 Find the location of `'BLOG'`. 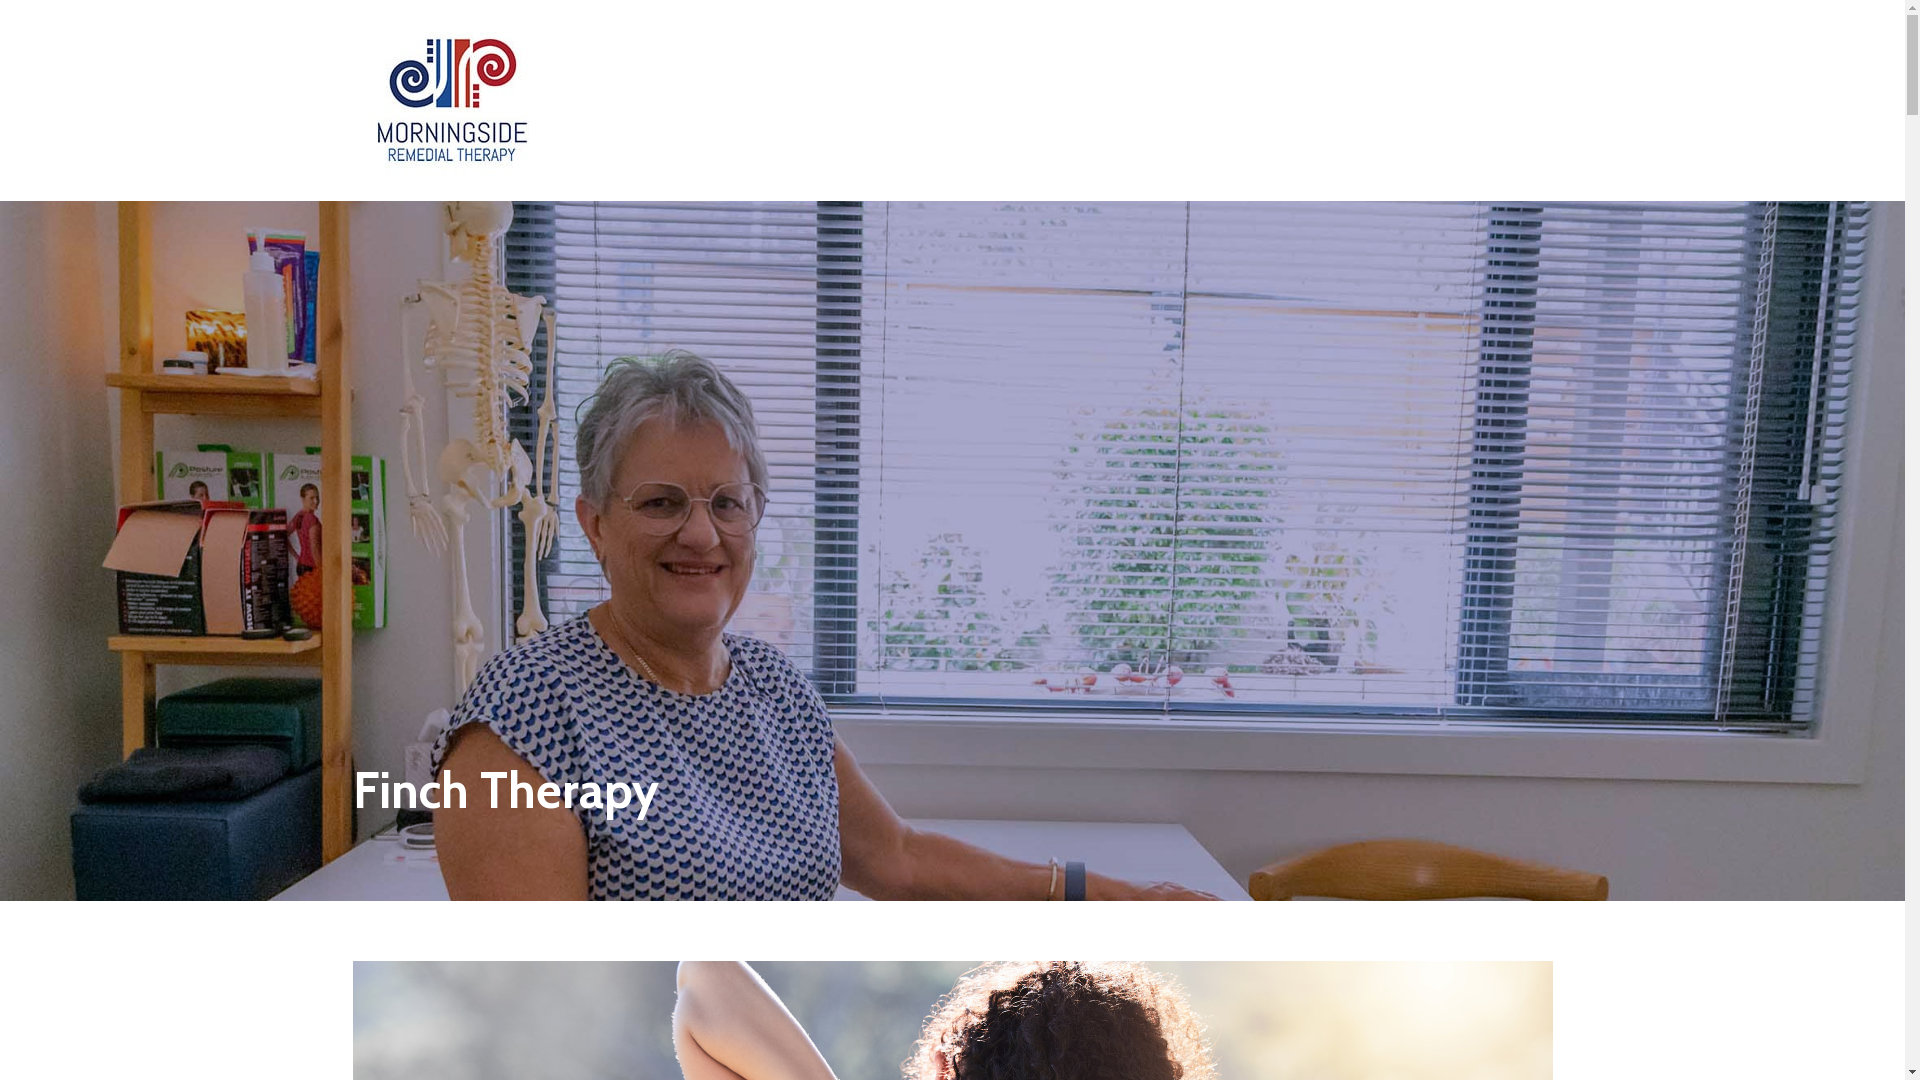

'BLOG' is located at coordinates (1138, 45).